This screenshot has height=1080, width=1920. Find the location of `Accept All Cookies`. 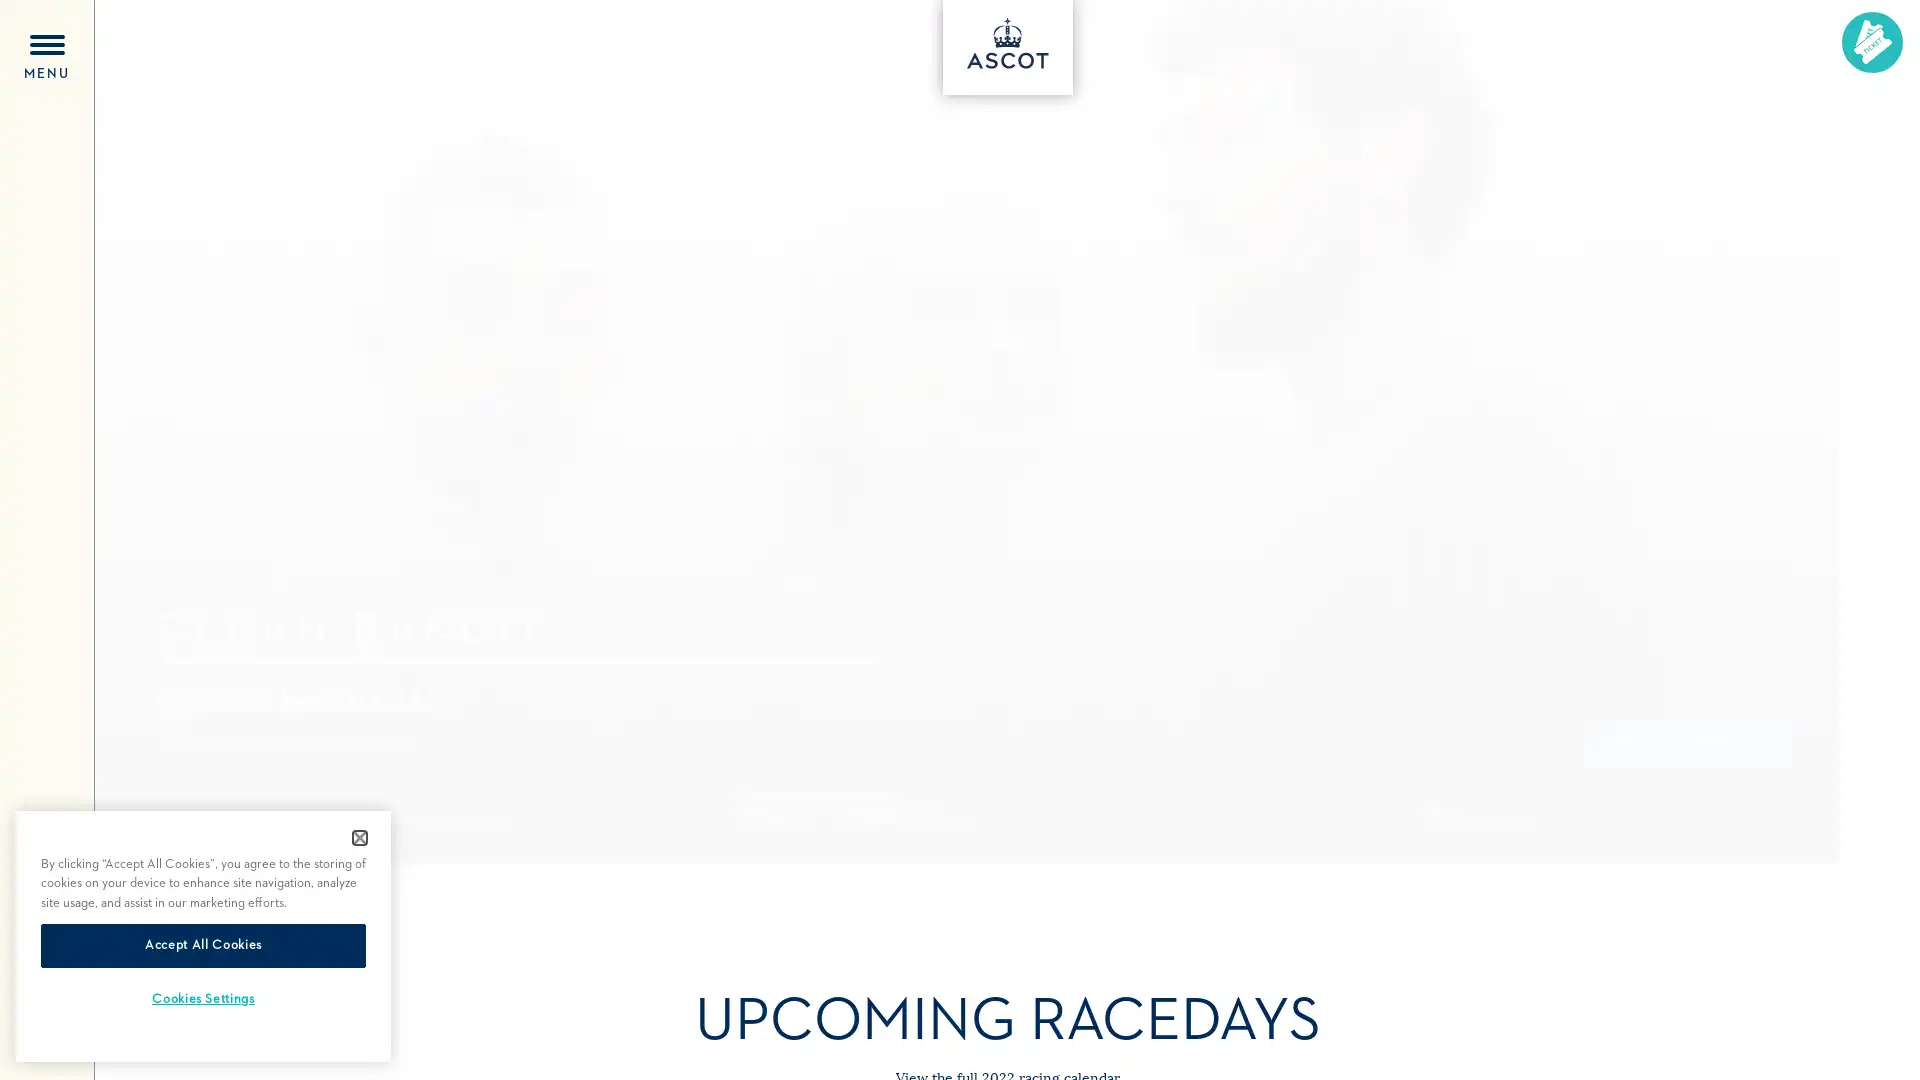

Accept All Cookies is located at coordinates (203, 945).